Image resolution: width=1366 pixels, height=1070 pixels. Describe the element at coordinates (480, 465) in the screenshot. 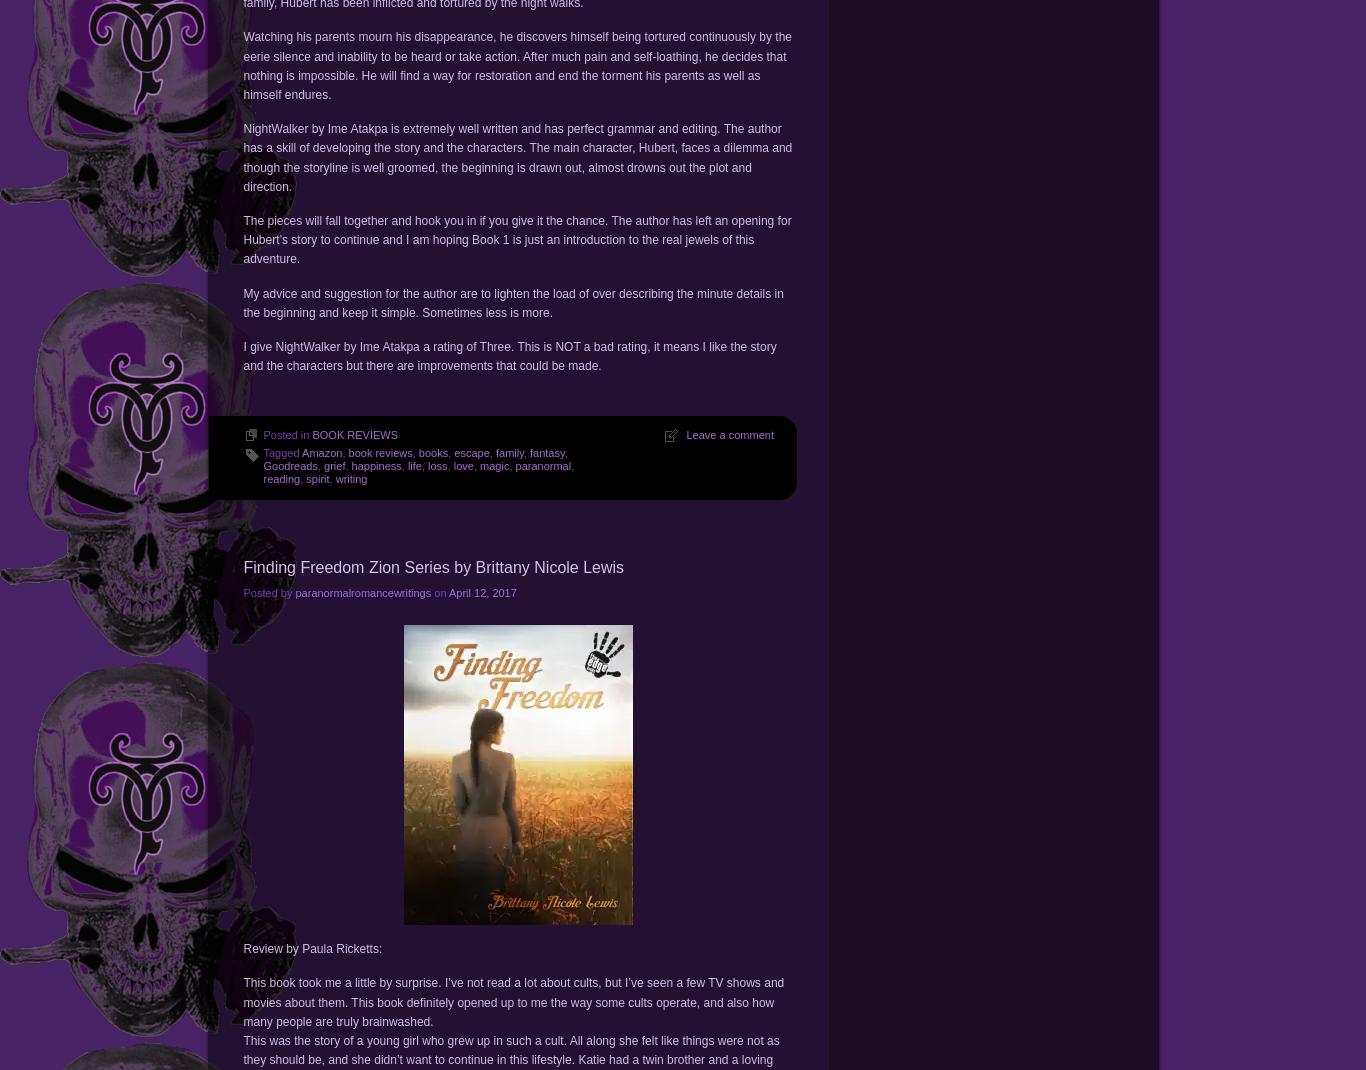

I see `'magic'` at that location.